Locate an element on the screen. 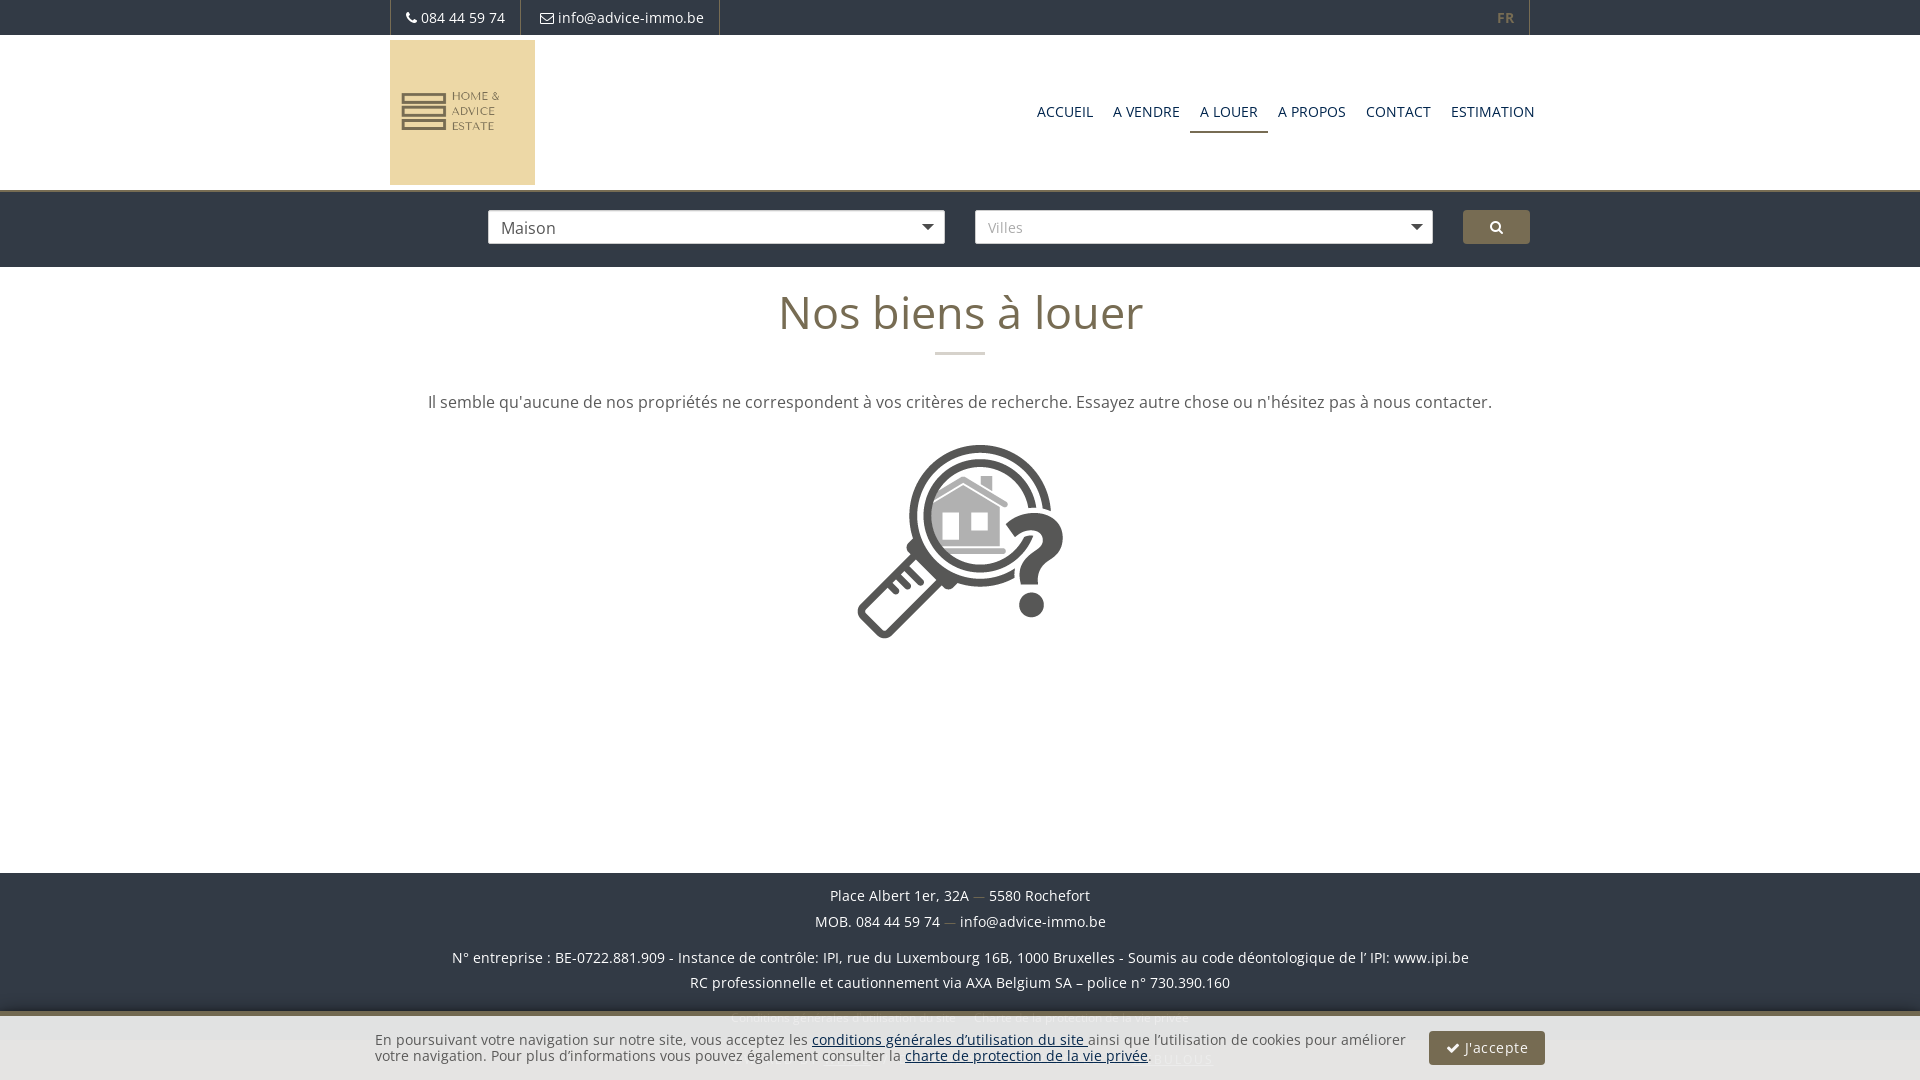 The width and height of the screenshot is (1920, 1080). 'CONTACT' is located at coordinates (1397, 110).